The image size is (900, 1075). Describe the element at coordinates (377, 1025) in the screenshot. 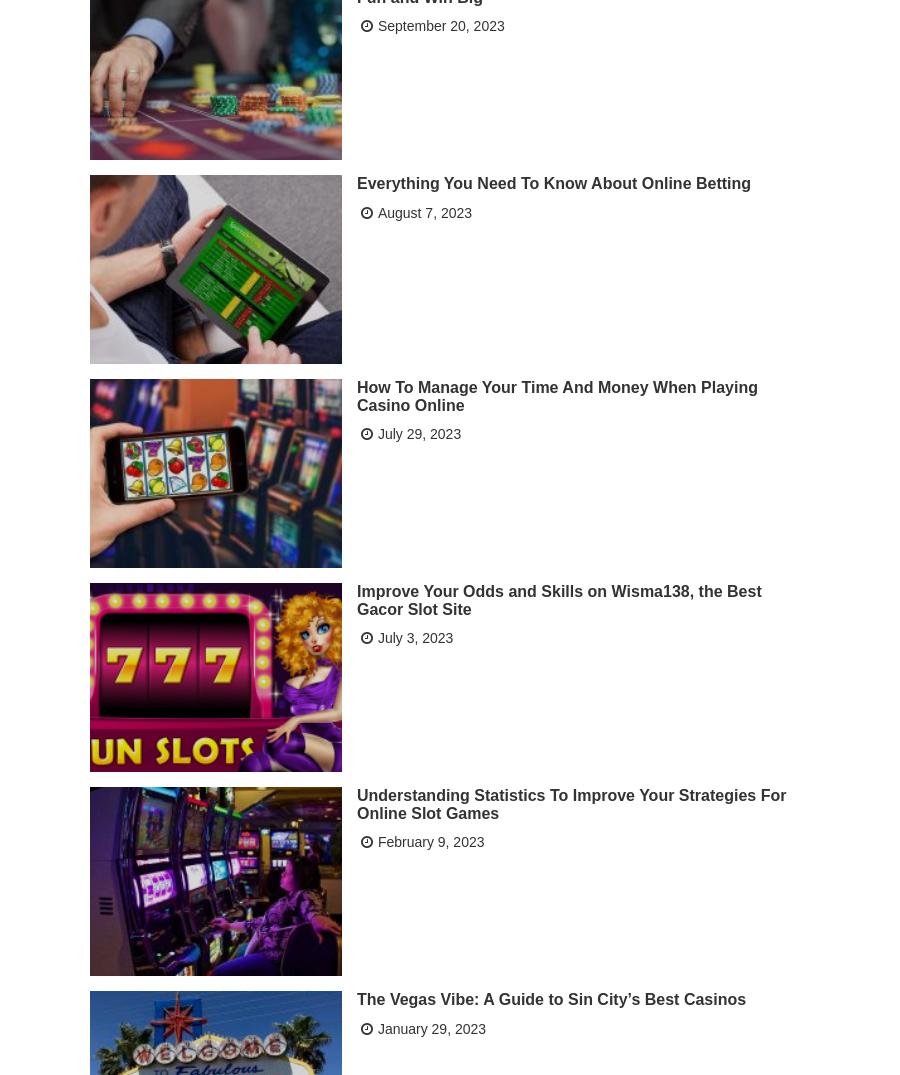

I see `'January 29, 2023'` at that location.